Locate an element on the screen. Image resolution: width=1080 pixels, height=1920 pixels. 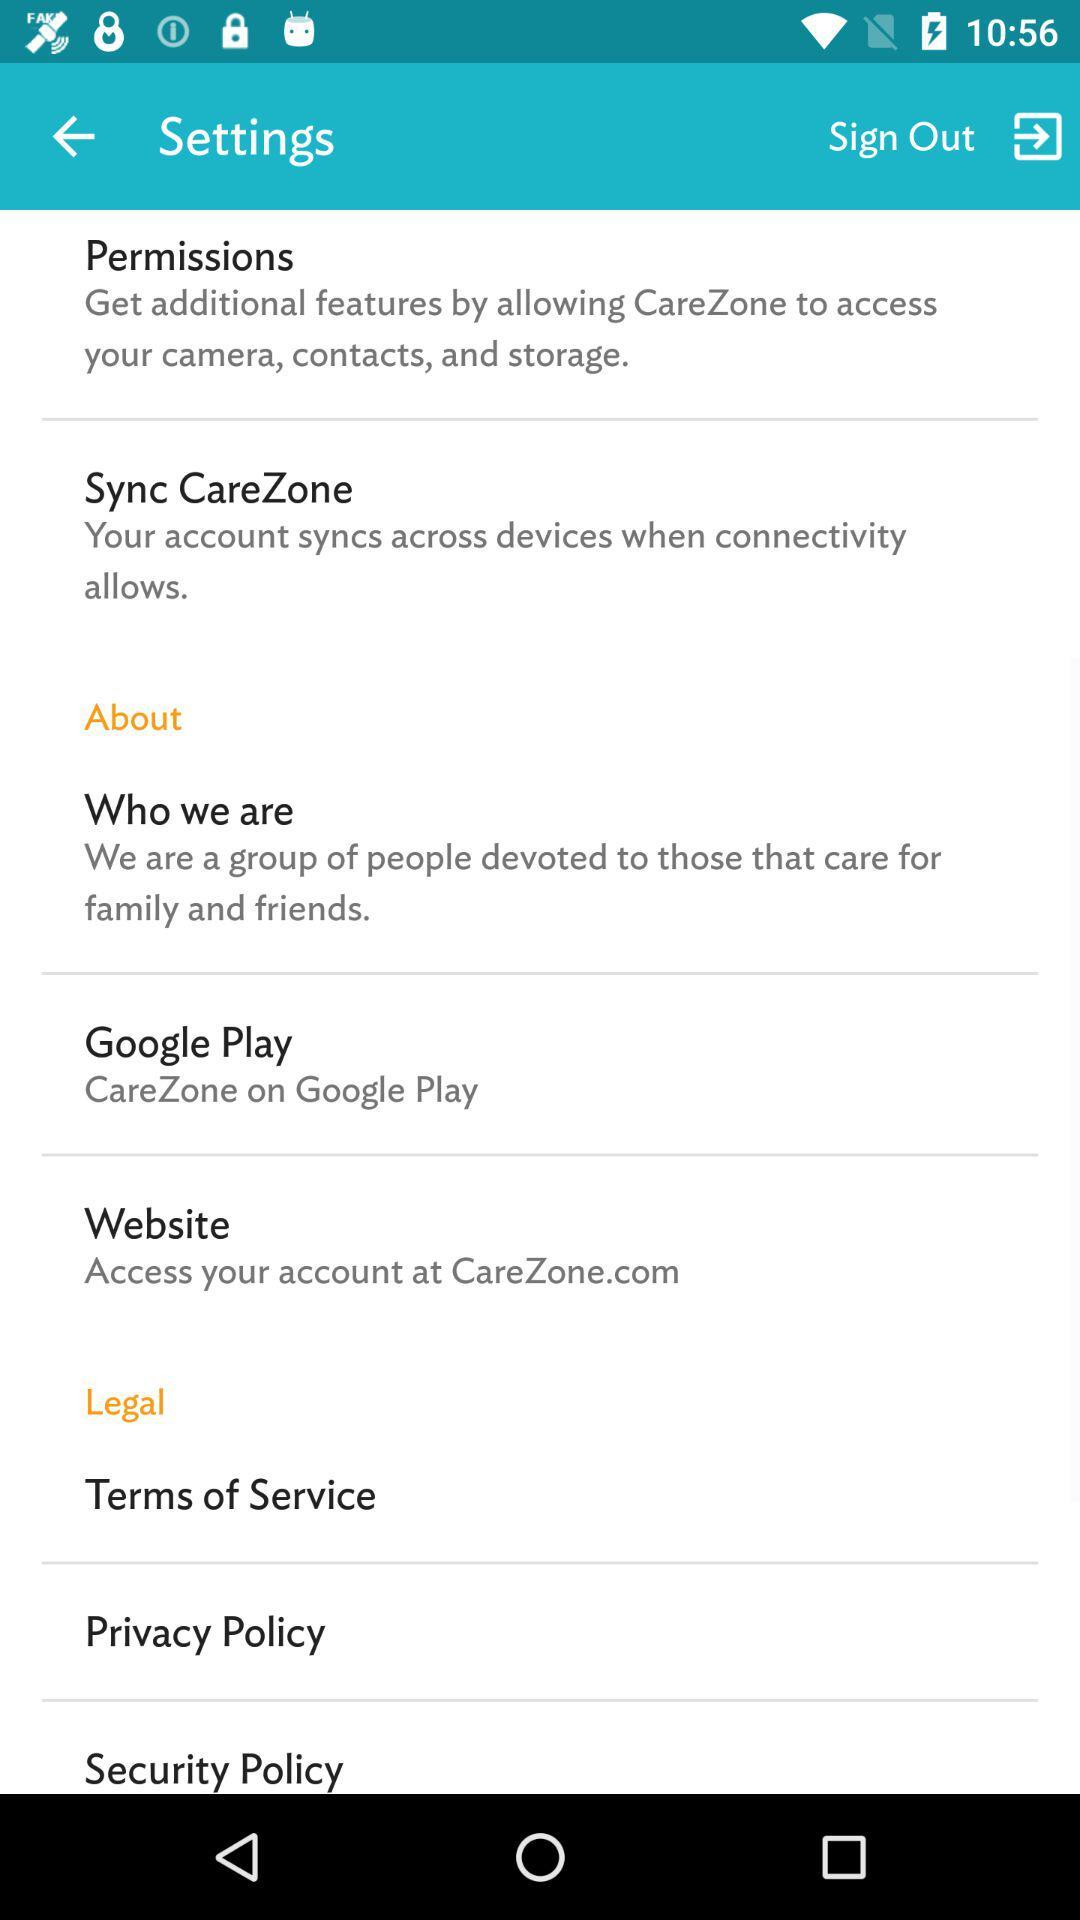
the item next to settings is located at coordinates (72, 135).